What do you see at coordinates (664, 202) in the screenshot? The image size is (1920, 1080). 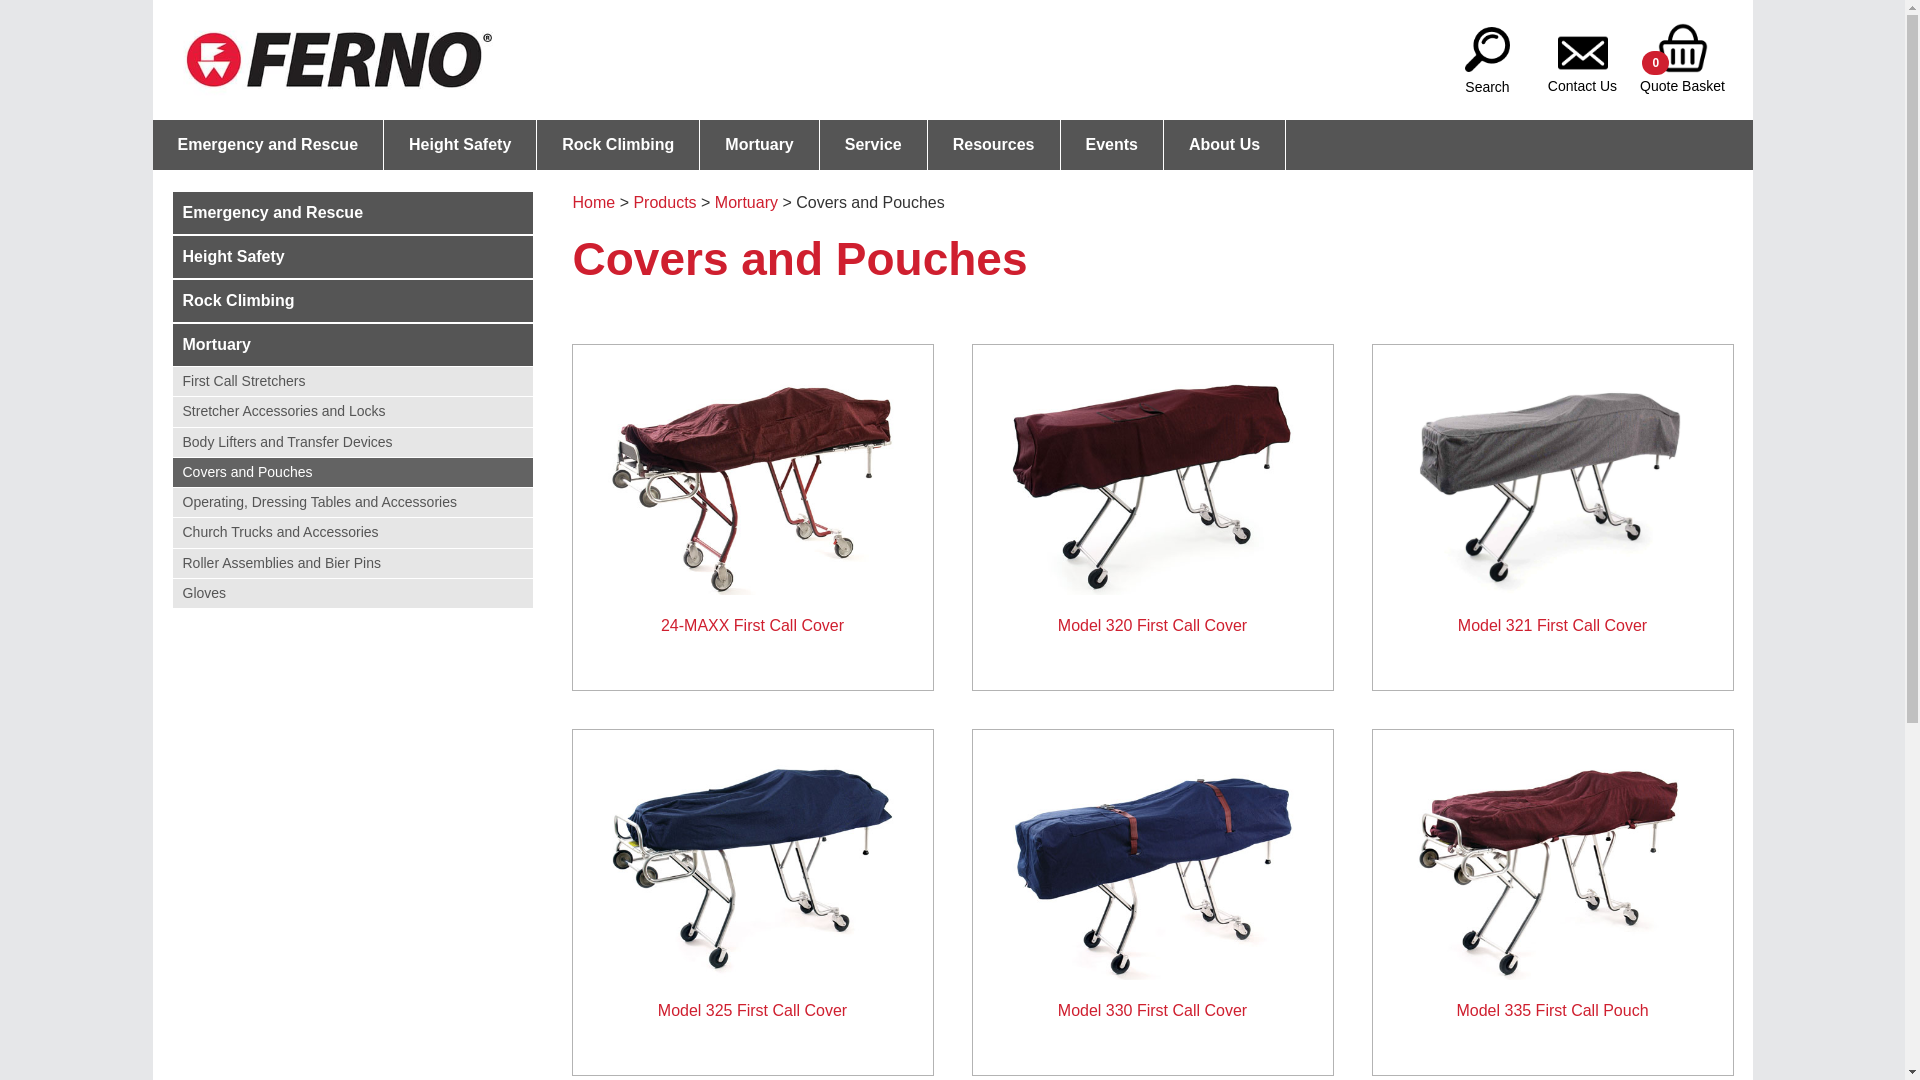 I see `'Products'` at bounding box center [664, 202].